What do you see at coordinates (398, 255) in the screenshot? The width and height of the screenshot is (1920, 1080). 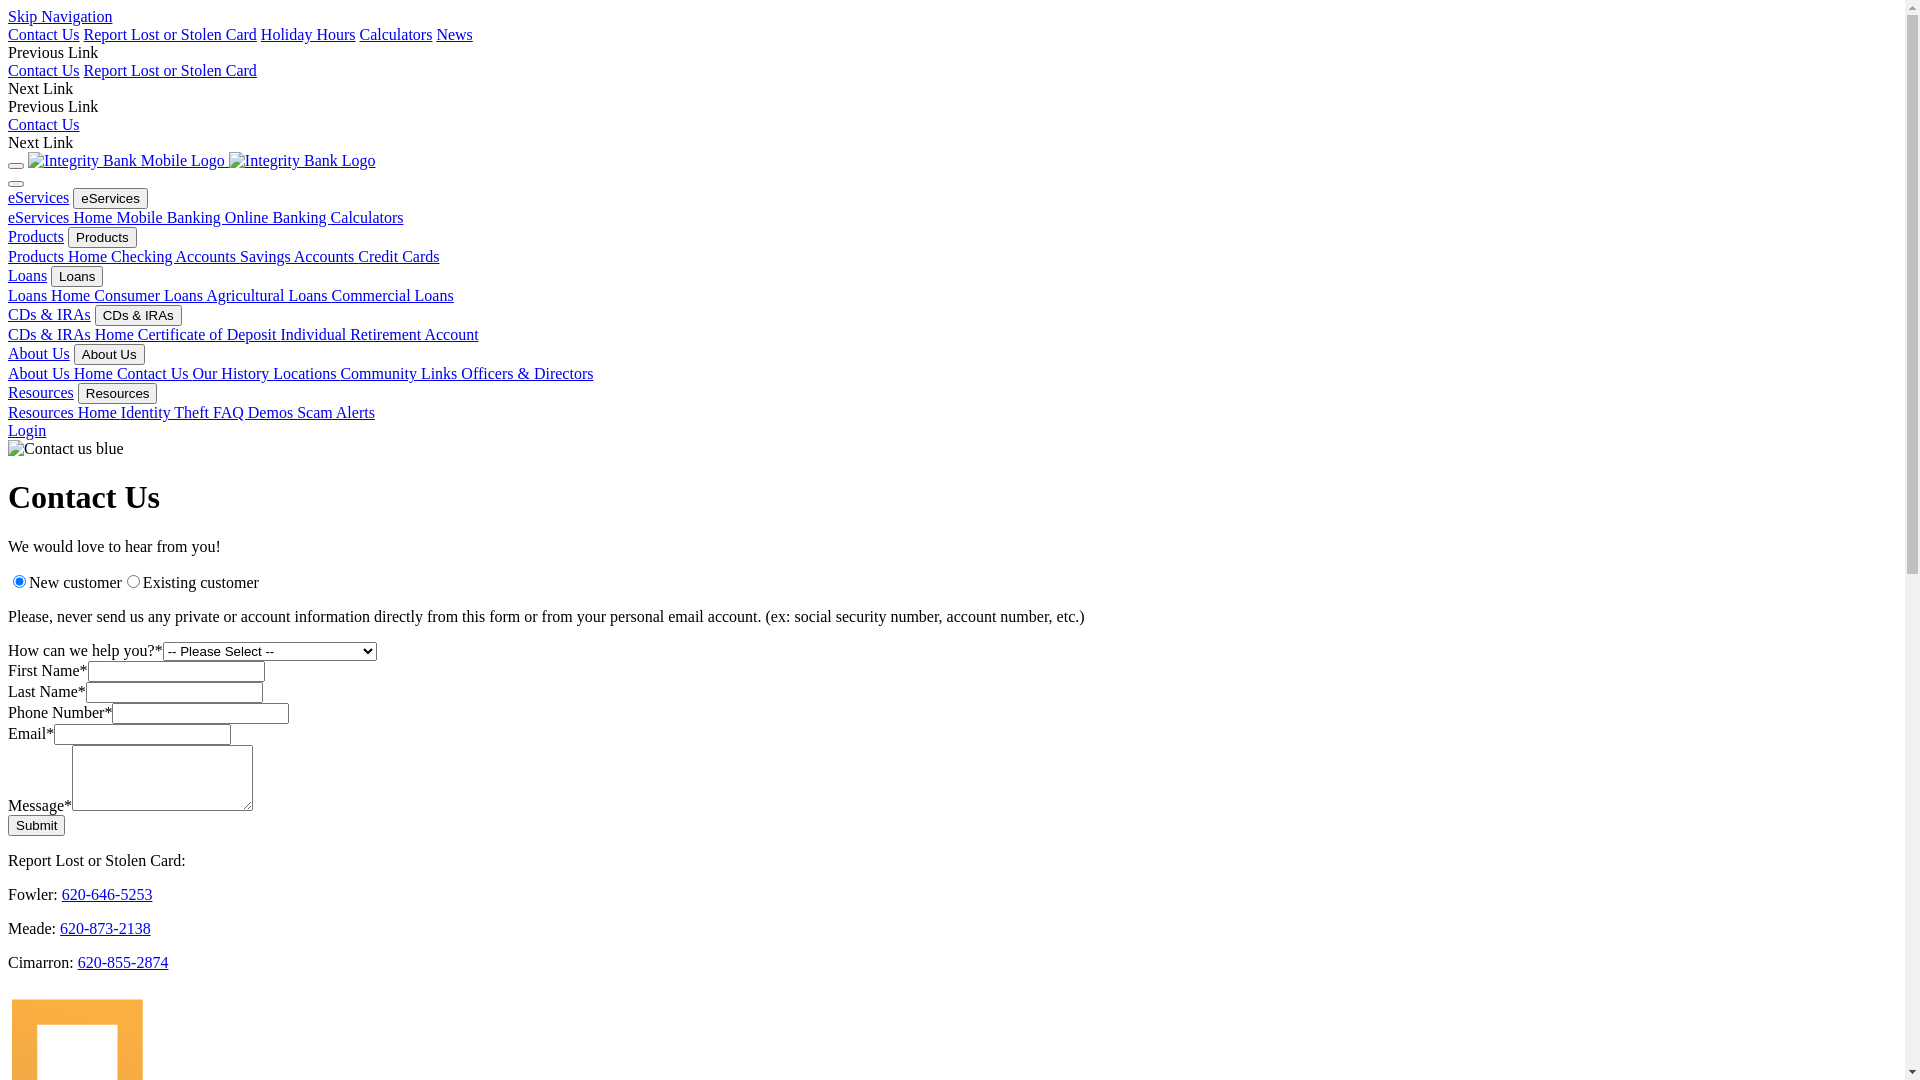 I see `'Credit Cards'` at bounding box center [398, 255].